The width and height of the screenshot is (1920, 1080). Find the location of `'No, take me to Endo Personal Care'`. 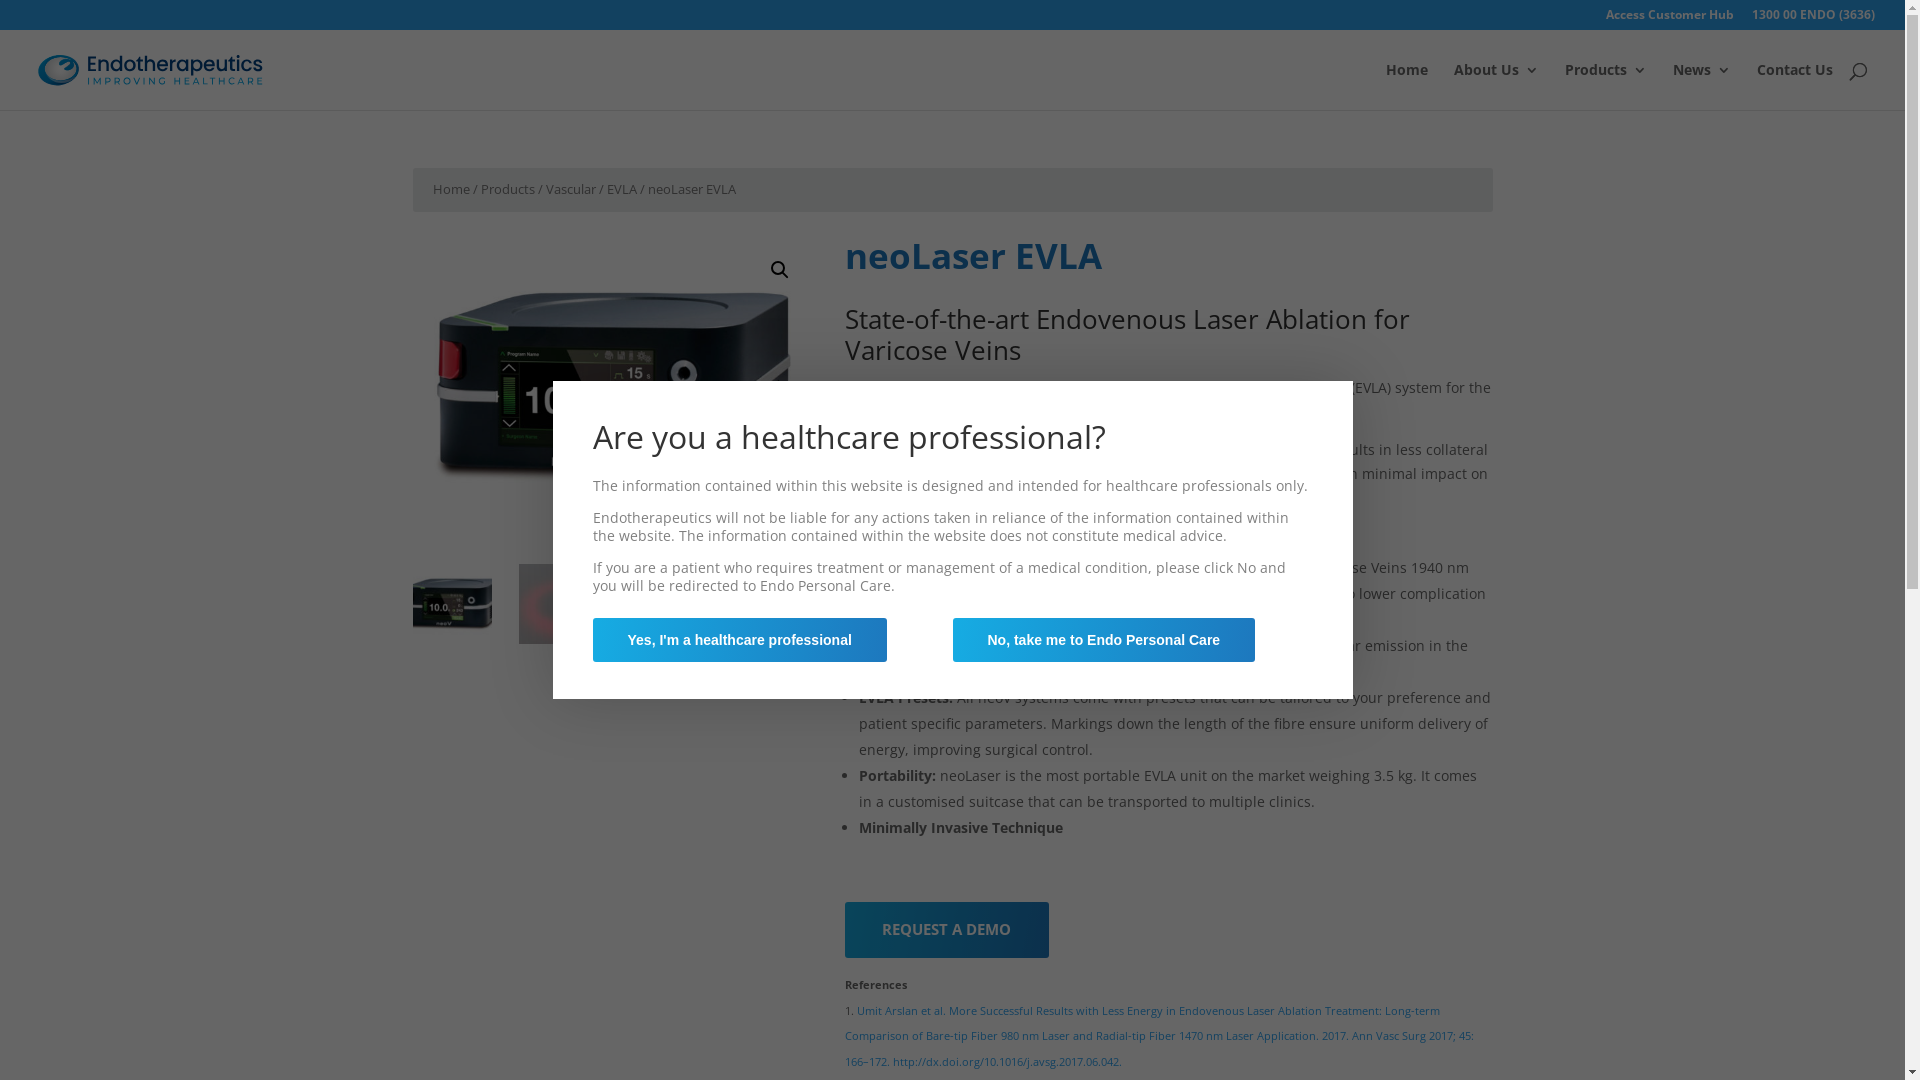

'No, take me to Endo Personal Care' is located at coordinates (1102, 640).